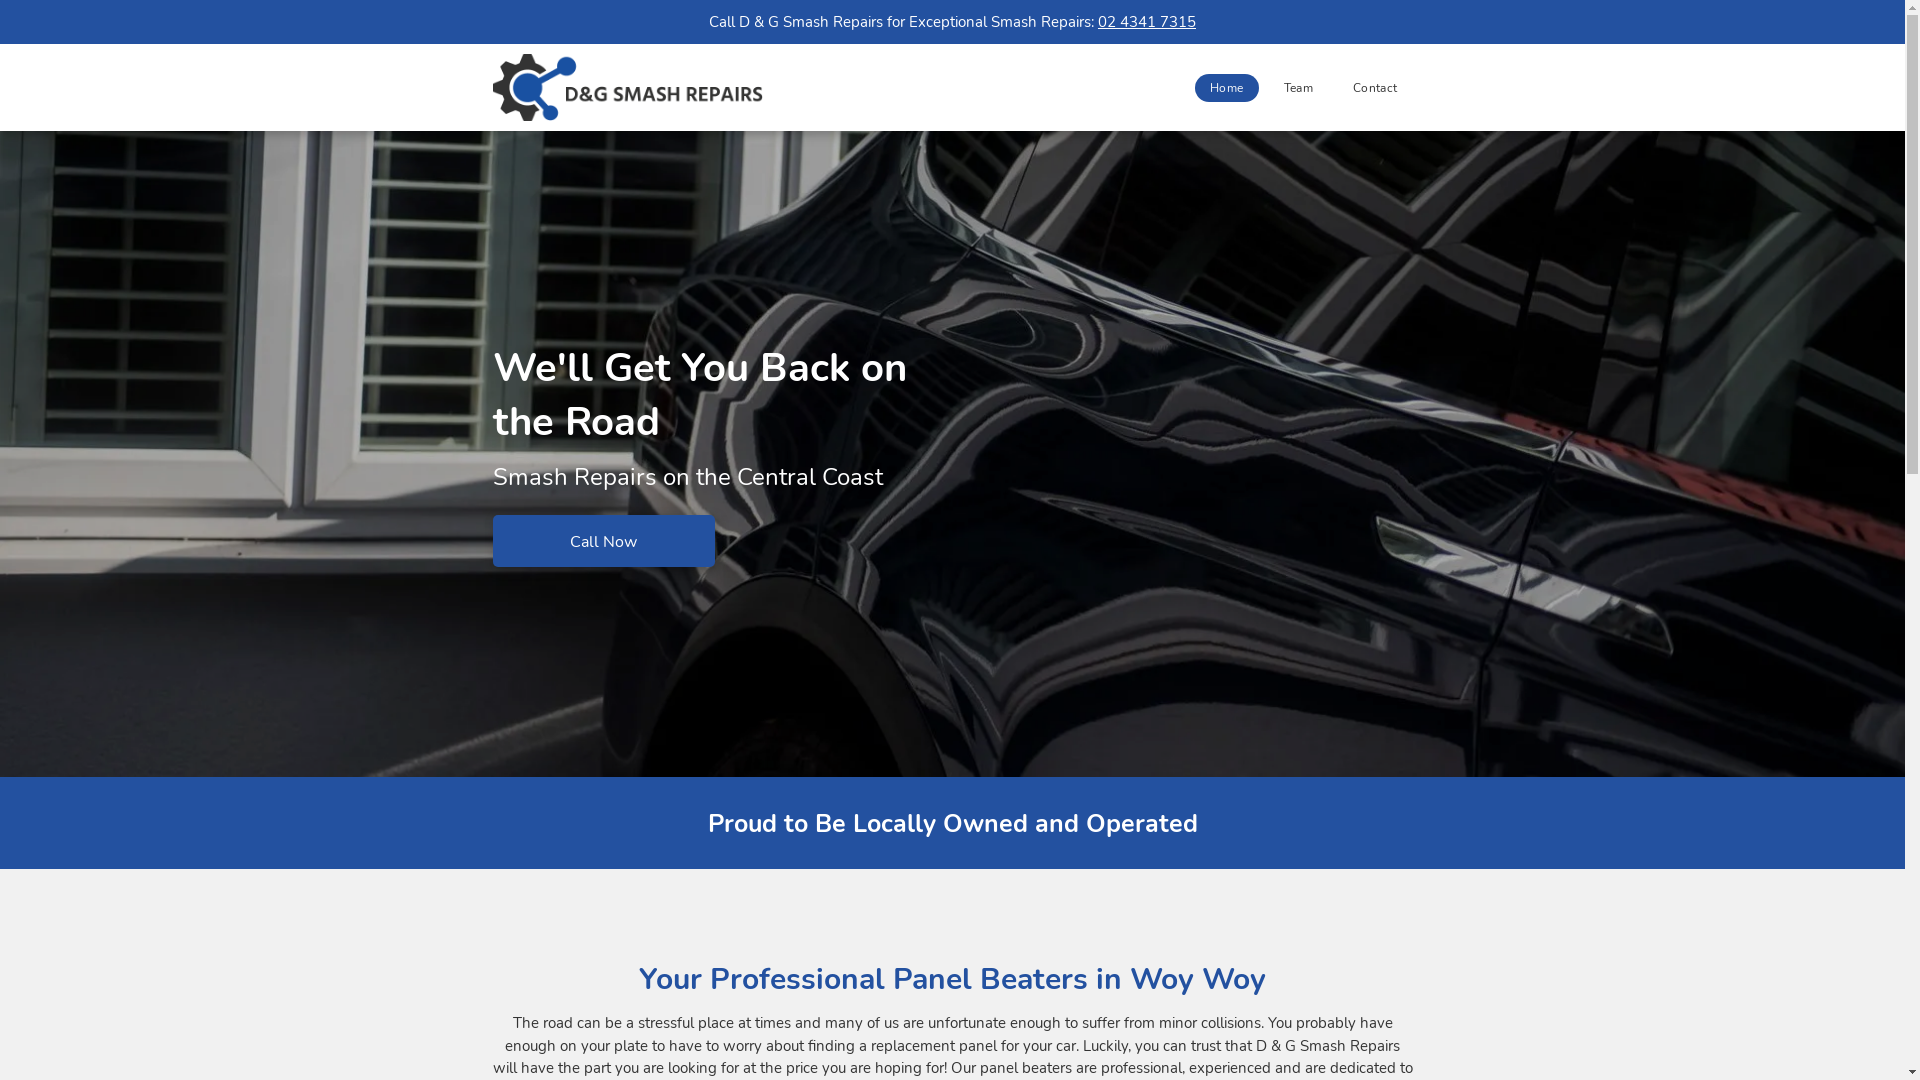 This screenshot has width=1920, height=1080. I want to click on 'Call Now', so click(602, 540).